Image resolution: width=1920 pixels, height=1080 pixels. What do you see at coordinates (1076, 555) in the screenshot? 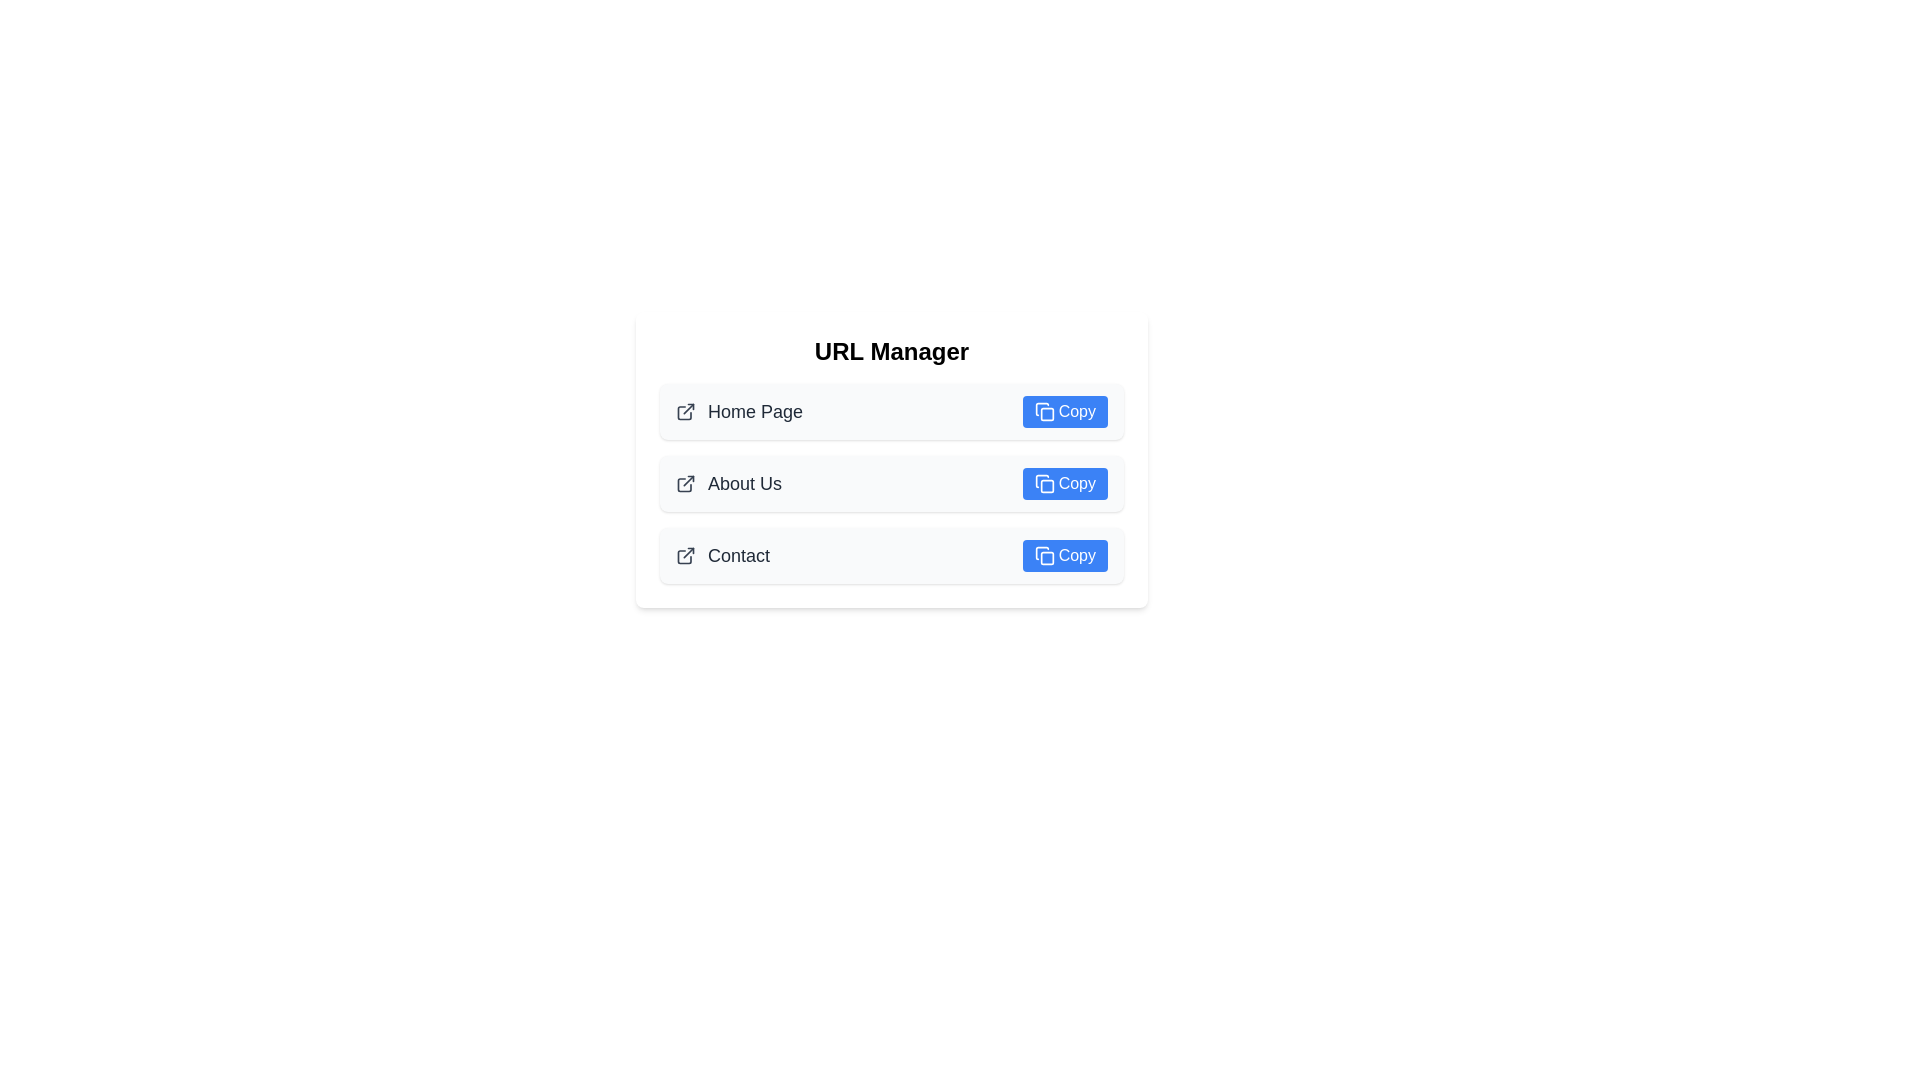
I see `label of the 'Copy' button, which is a textual button with a white font on a blue background, located in the right column of the third row of a vertical list, next to the 'Contact' label` at bounding box center [1076, 555].